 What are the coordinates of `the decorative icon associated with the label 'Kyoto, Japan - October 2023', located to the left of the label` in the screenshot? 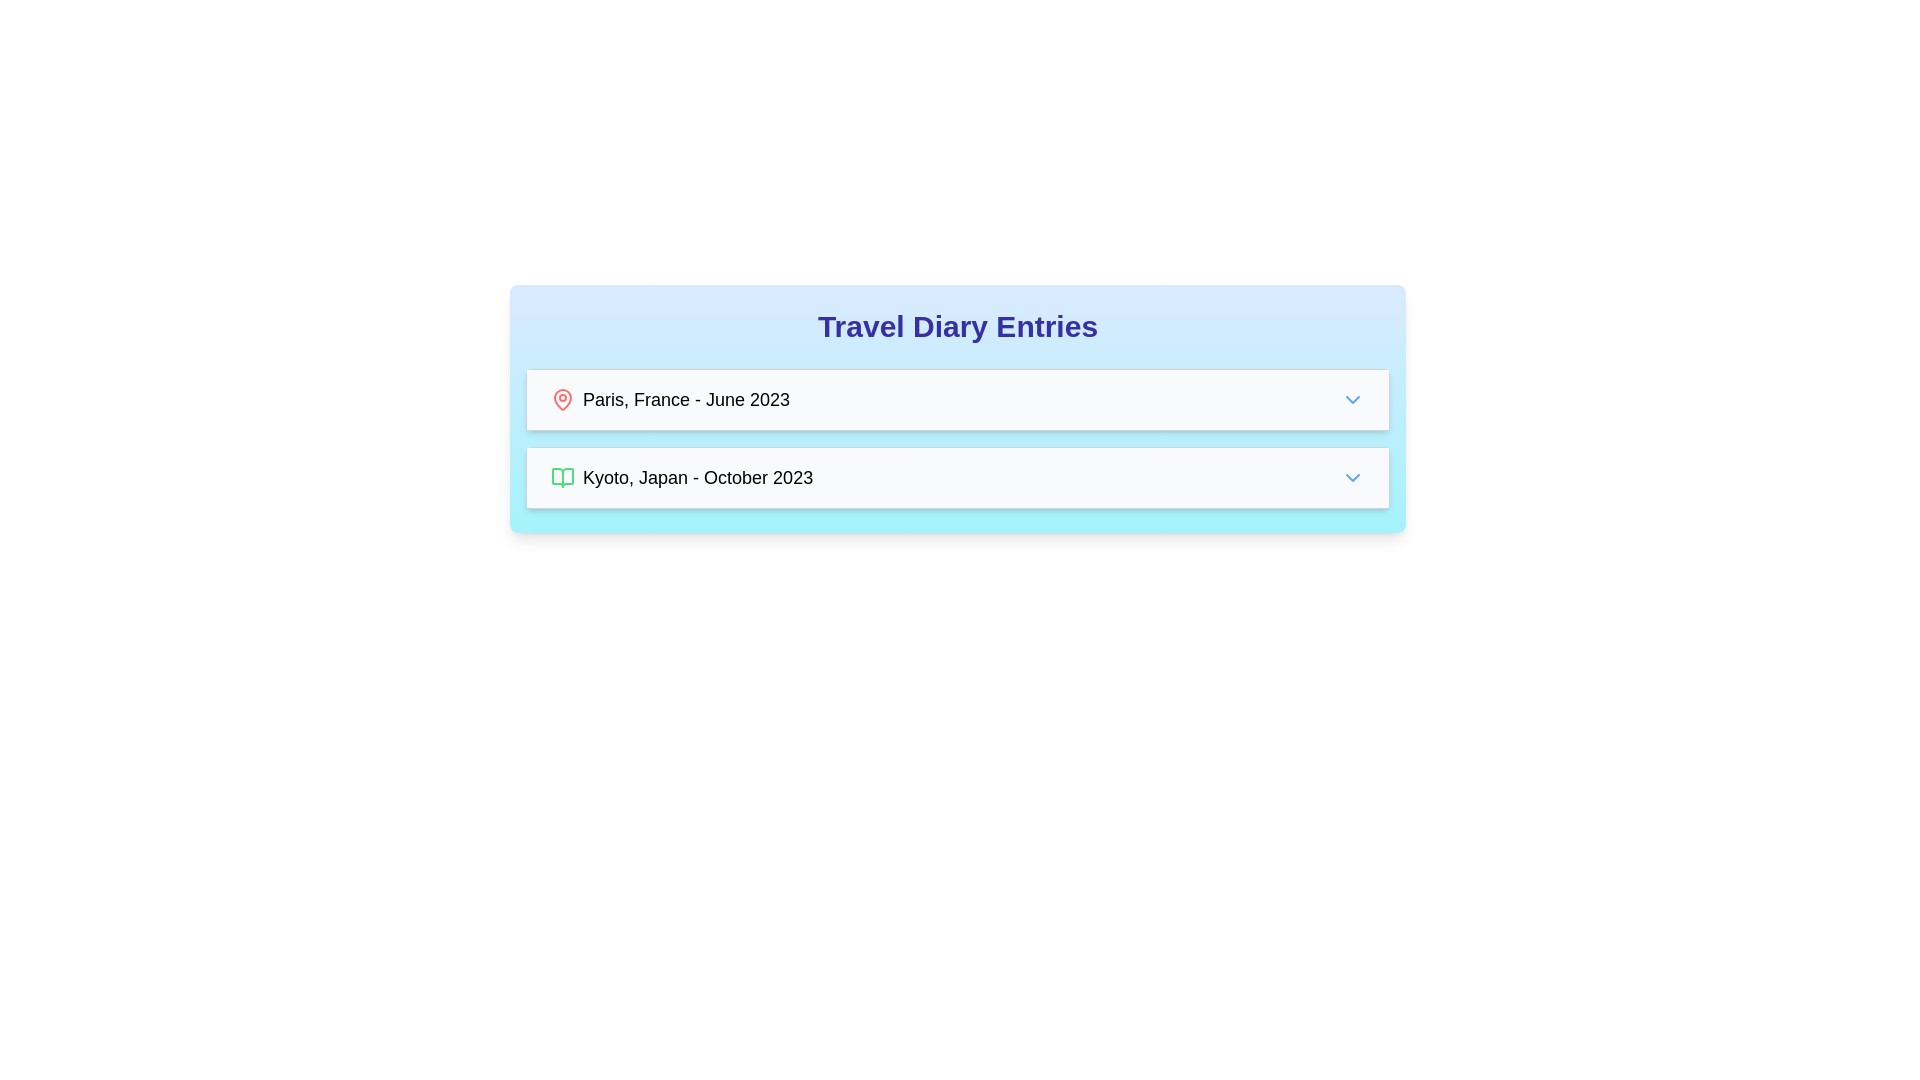 It's located at (561, 478).